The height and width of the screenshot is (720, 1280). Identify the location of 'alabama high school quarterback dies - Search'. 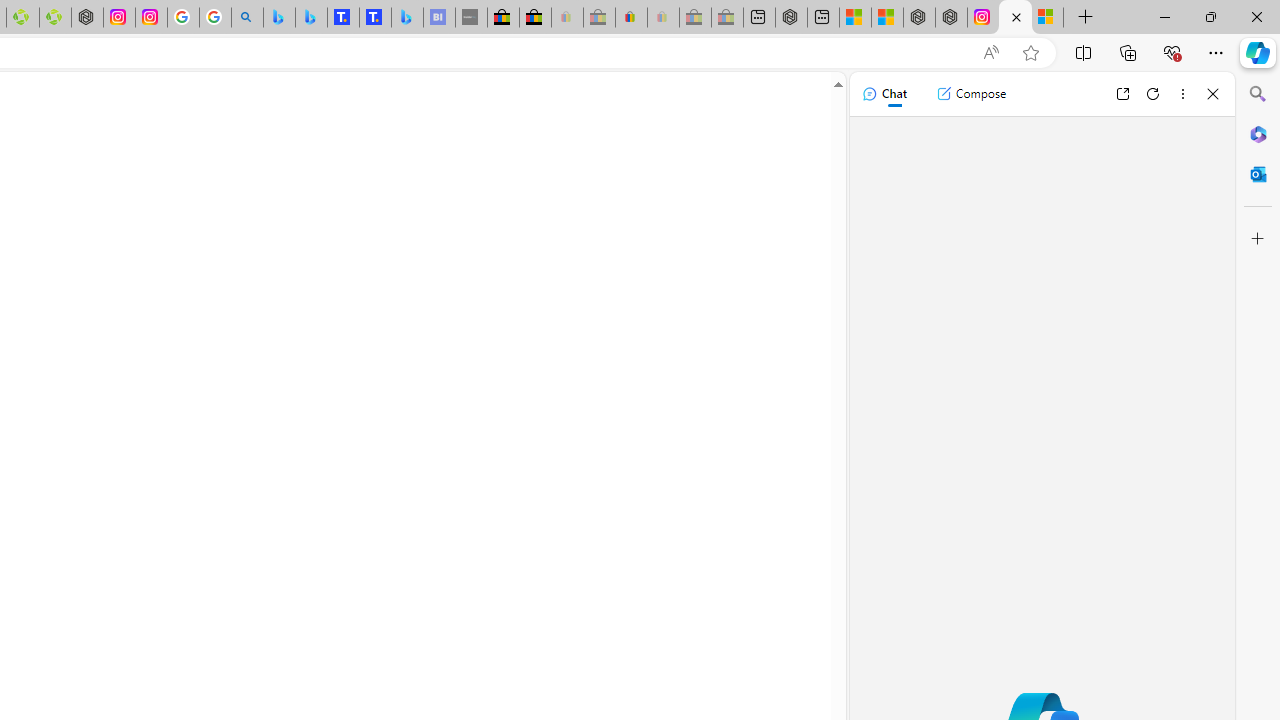
(246, 17).